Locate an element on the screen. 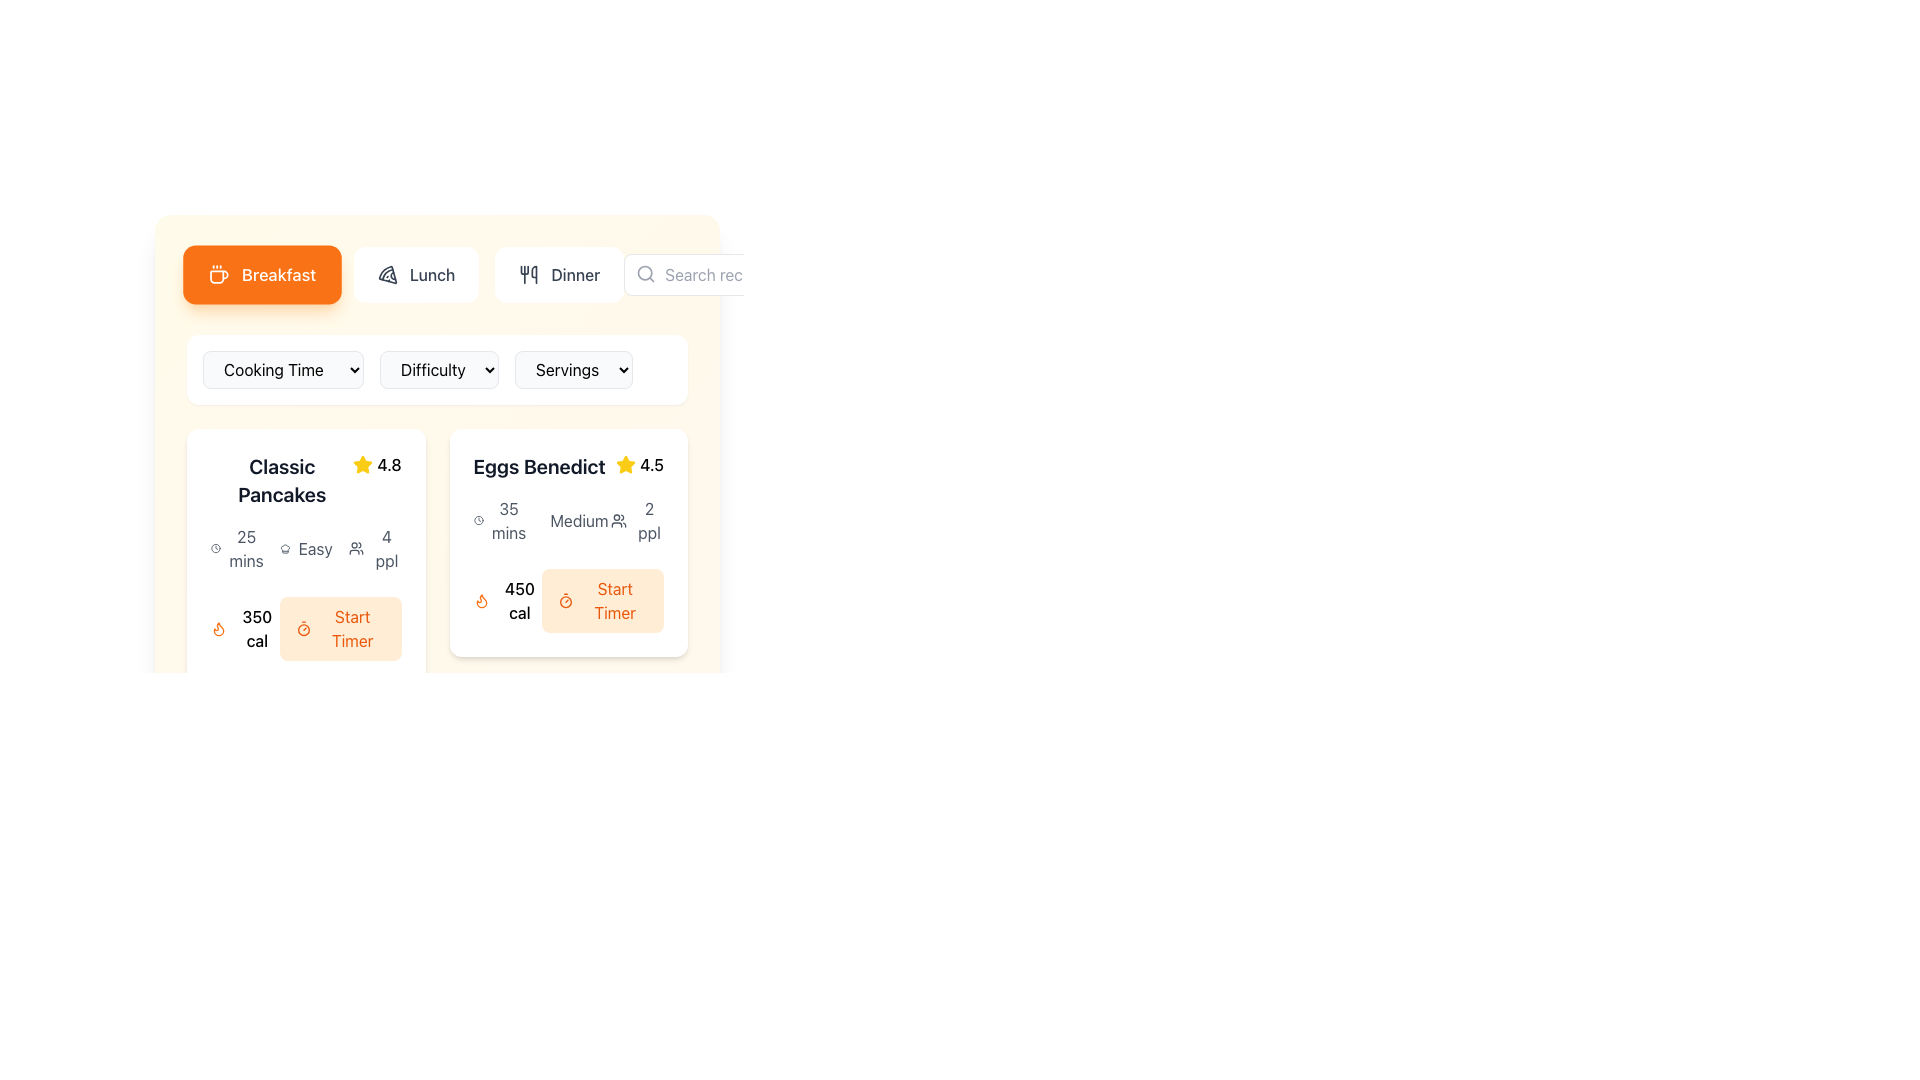 This screenshot has width=1920, height=1080. the Text with icon element displaying '450 cal' next to the flame icon, located in the bottom-left corner of the Eggs Benedict card is located at coordinates (507, 600).